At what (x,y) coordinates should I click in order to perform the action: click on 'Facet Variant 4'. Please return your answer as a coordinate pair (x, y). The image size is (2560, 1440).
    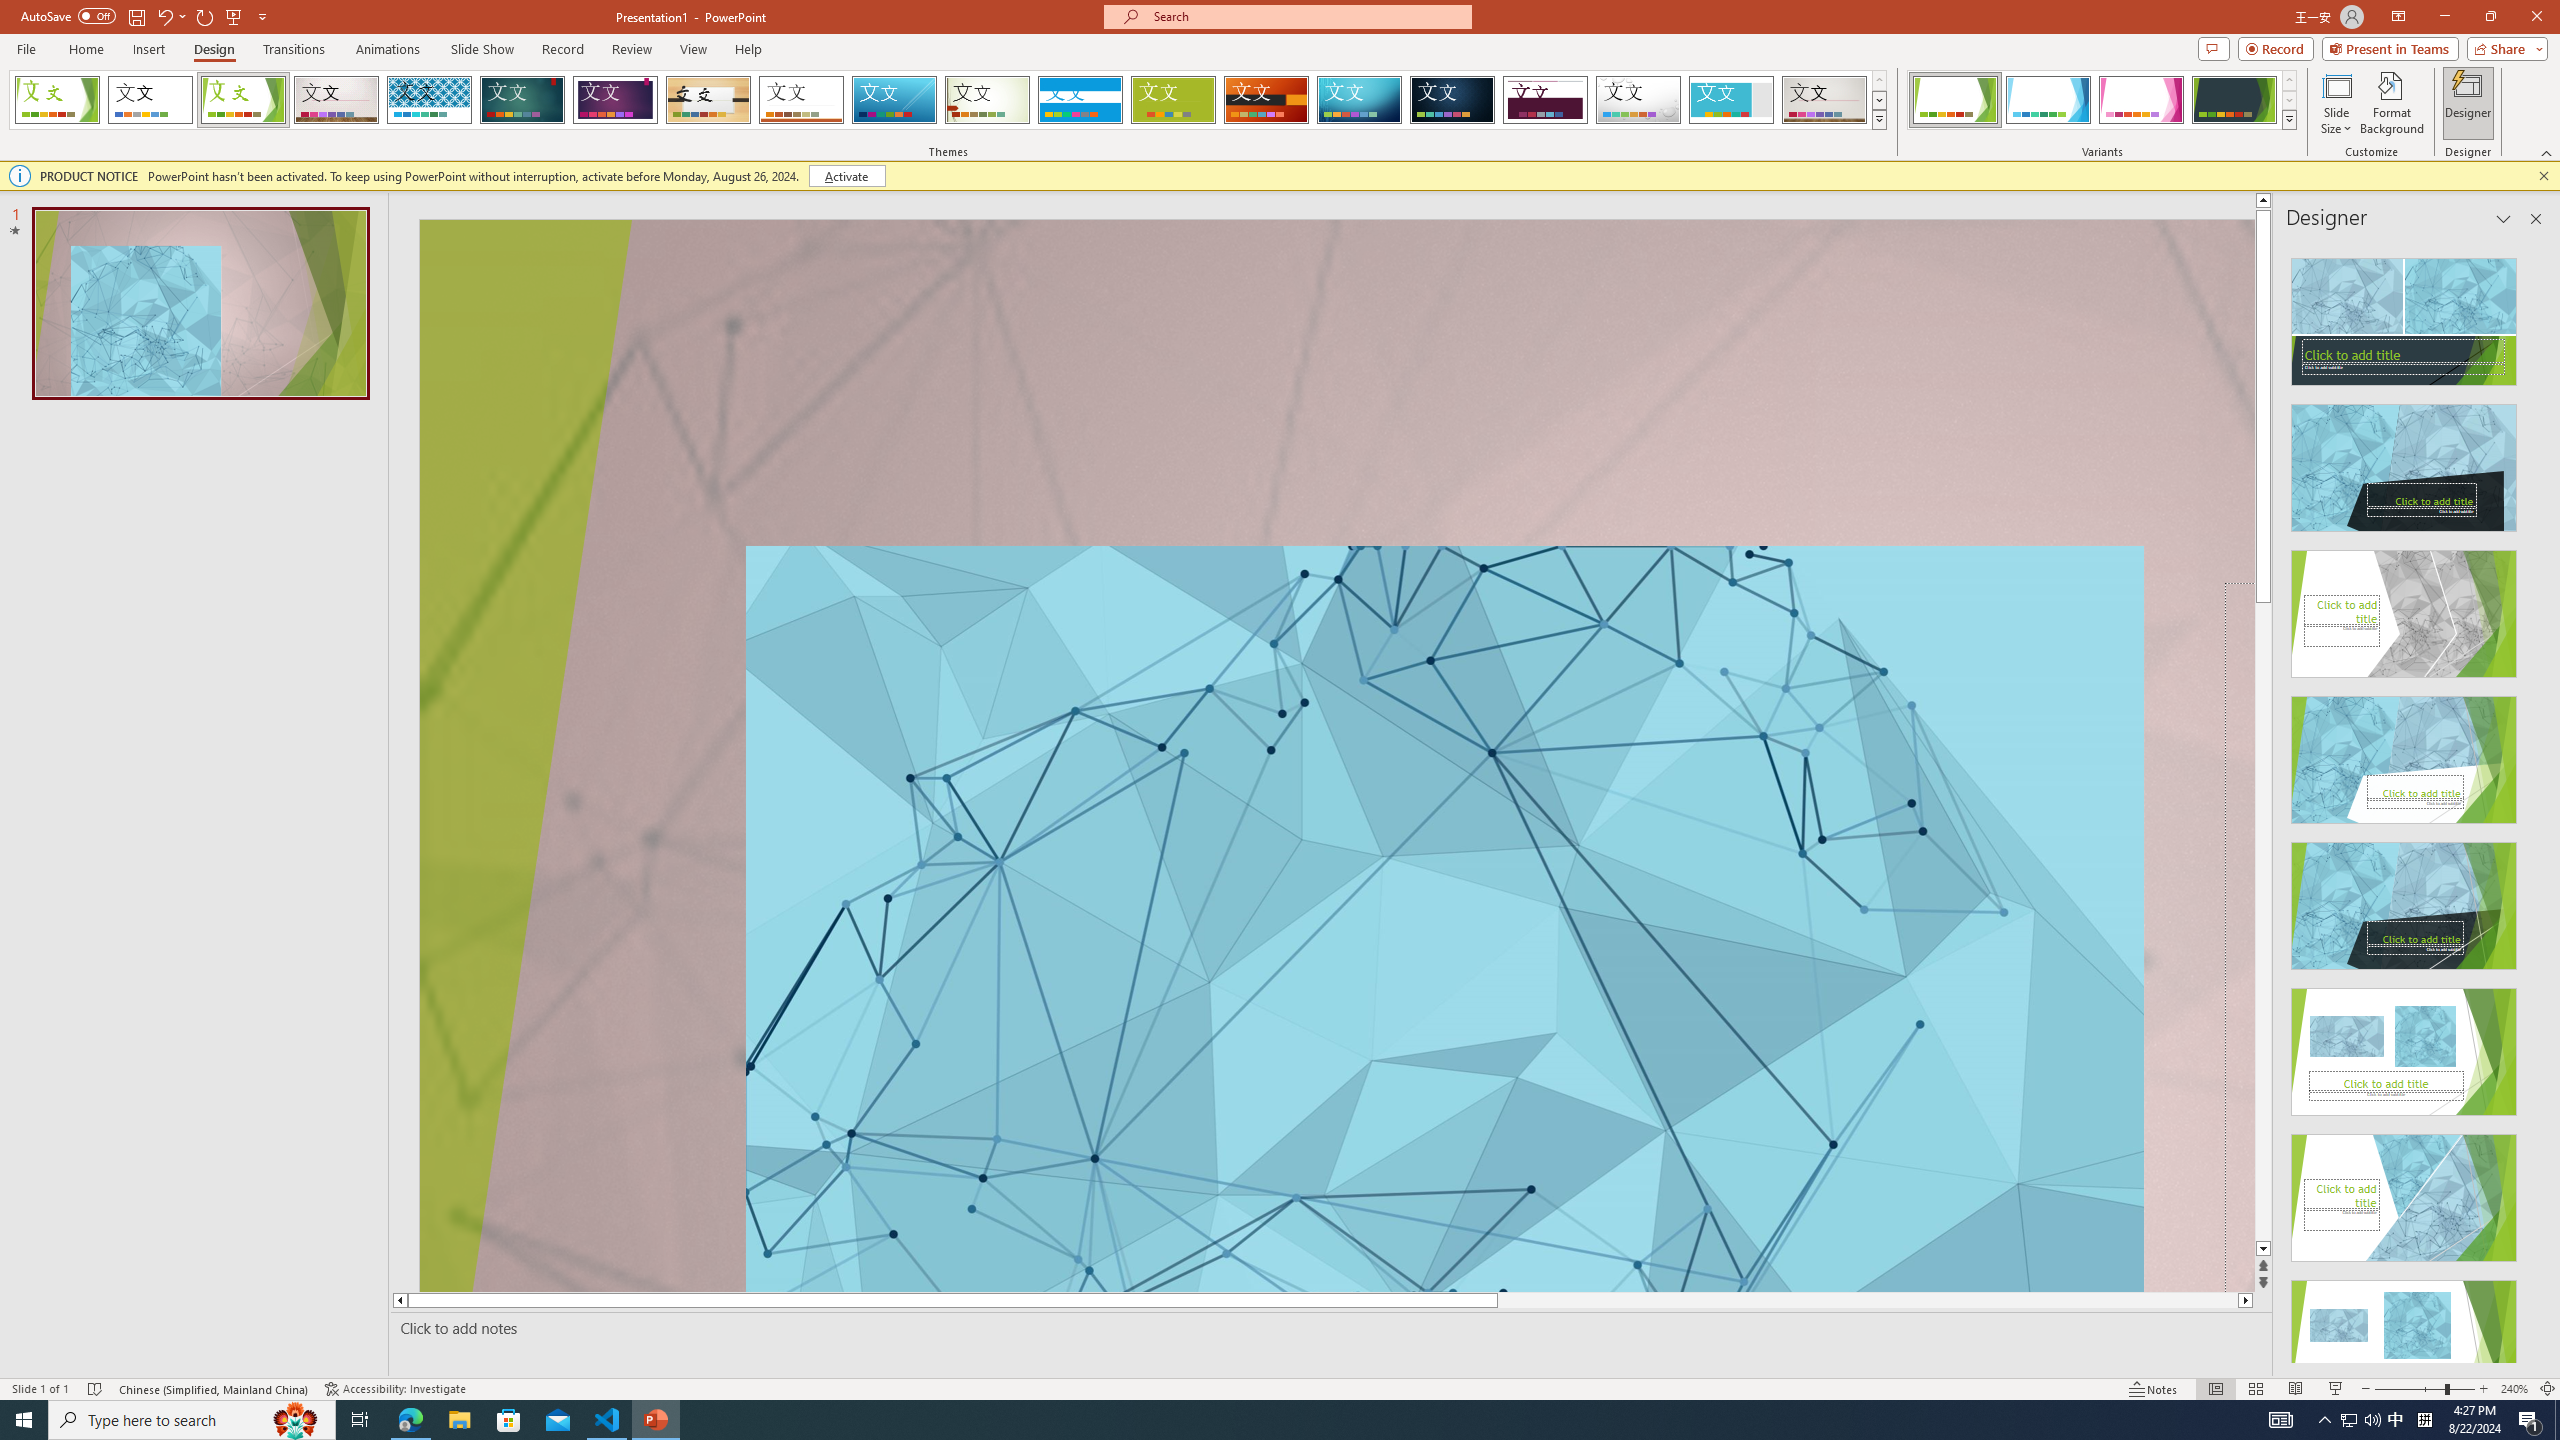
    Looking at the image, I should click on (2233, 99).